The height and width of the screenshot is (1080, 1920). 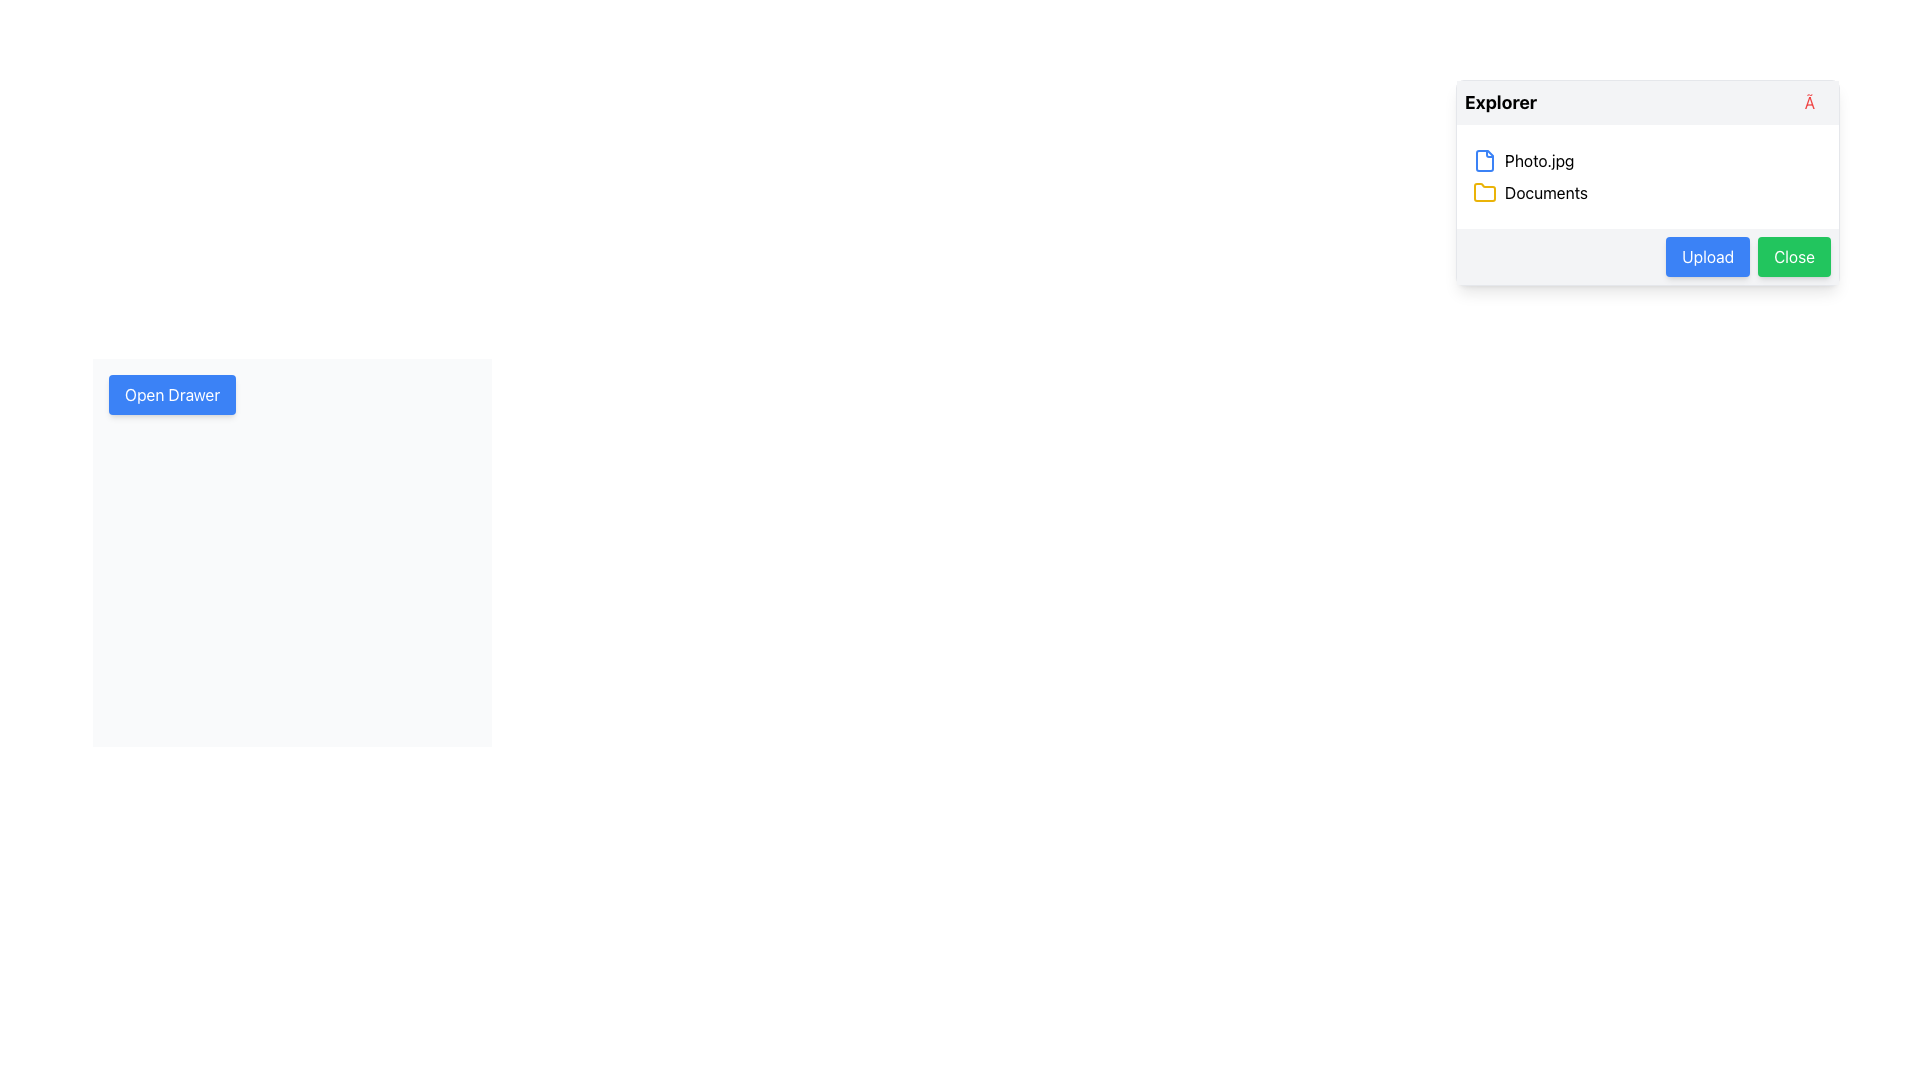 I want to click on the blue file icon representing 'Photo.jpg', which is styled with a rounded rectangle and located immediately to the left of the text, so click(x=1484, y=160).